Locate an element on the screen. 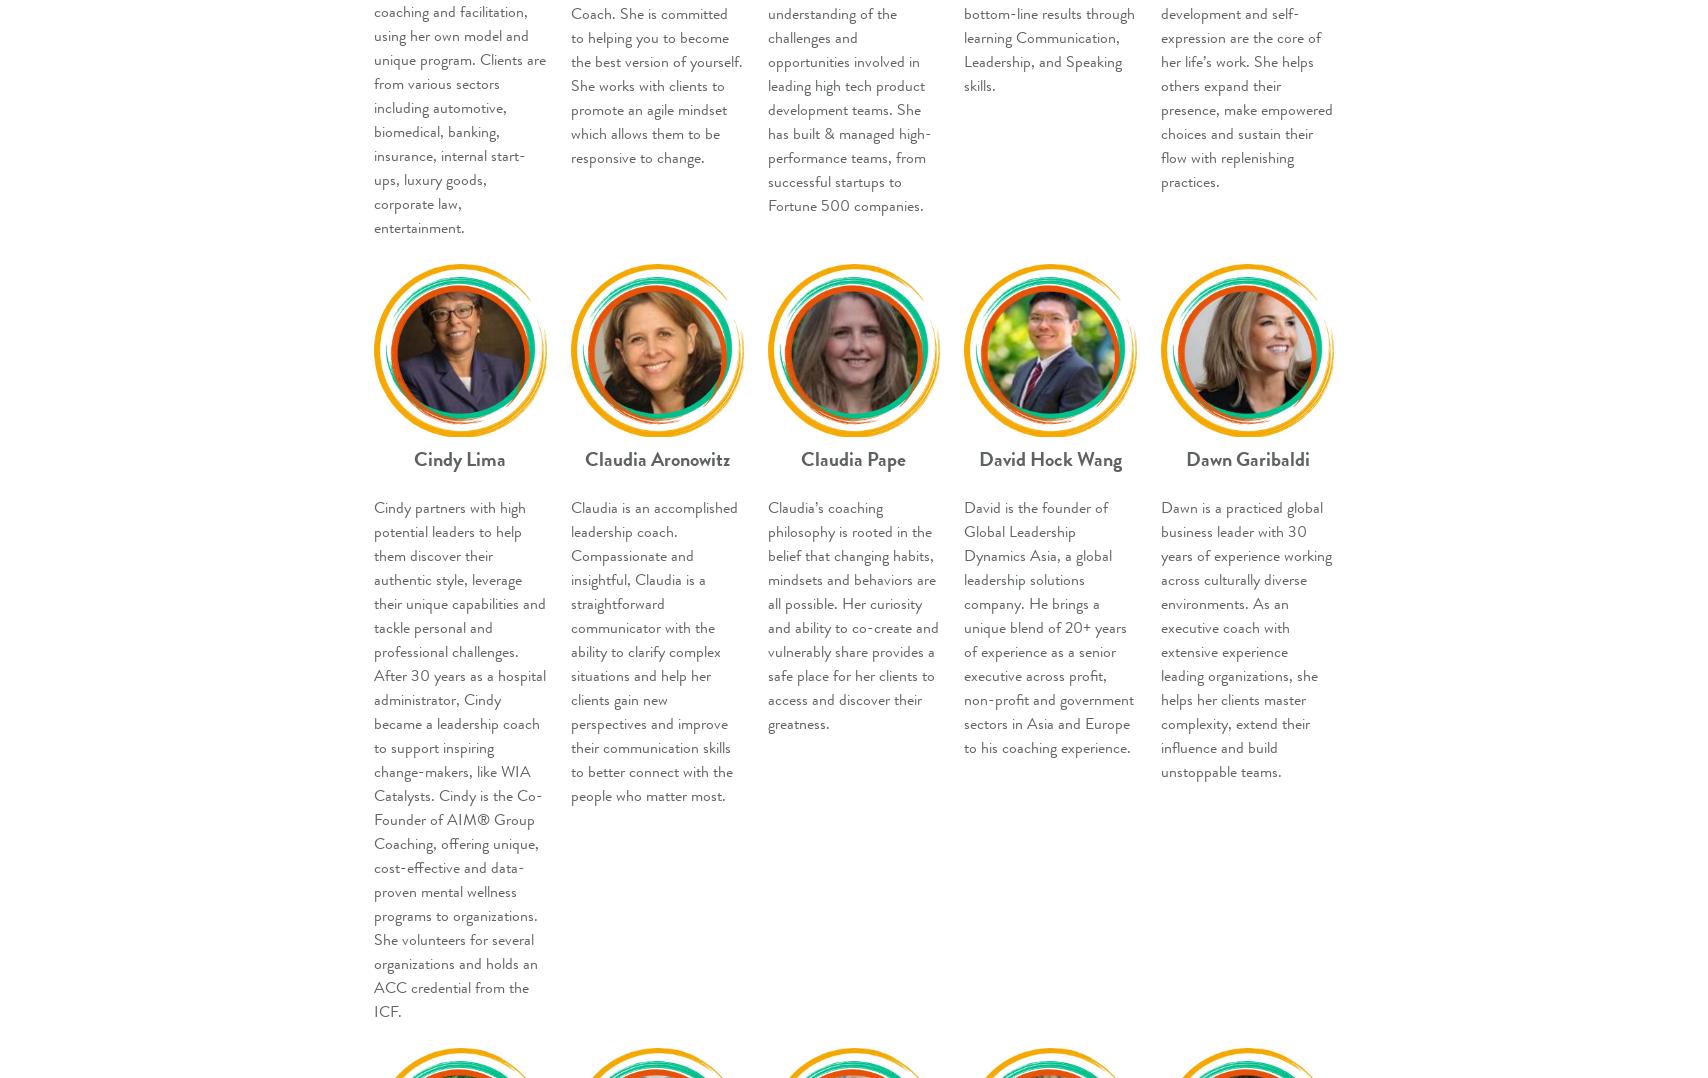 This screenshot has height=1078, width=1708. 'Claudia is an accomplished leadership coach. Compassionate and insightful, Claudia is a straightforward communicator with the ability to clarify complex situations and help her clients gain new perspectives and improve their communication skills to better connect with the people who matter most.' is located at coordinates (653, 650).